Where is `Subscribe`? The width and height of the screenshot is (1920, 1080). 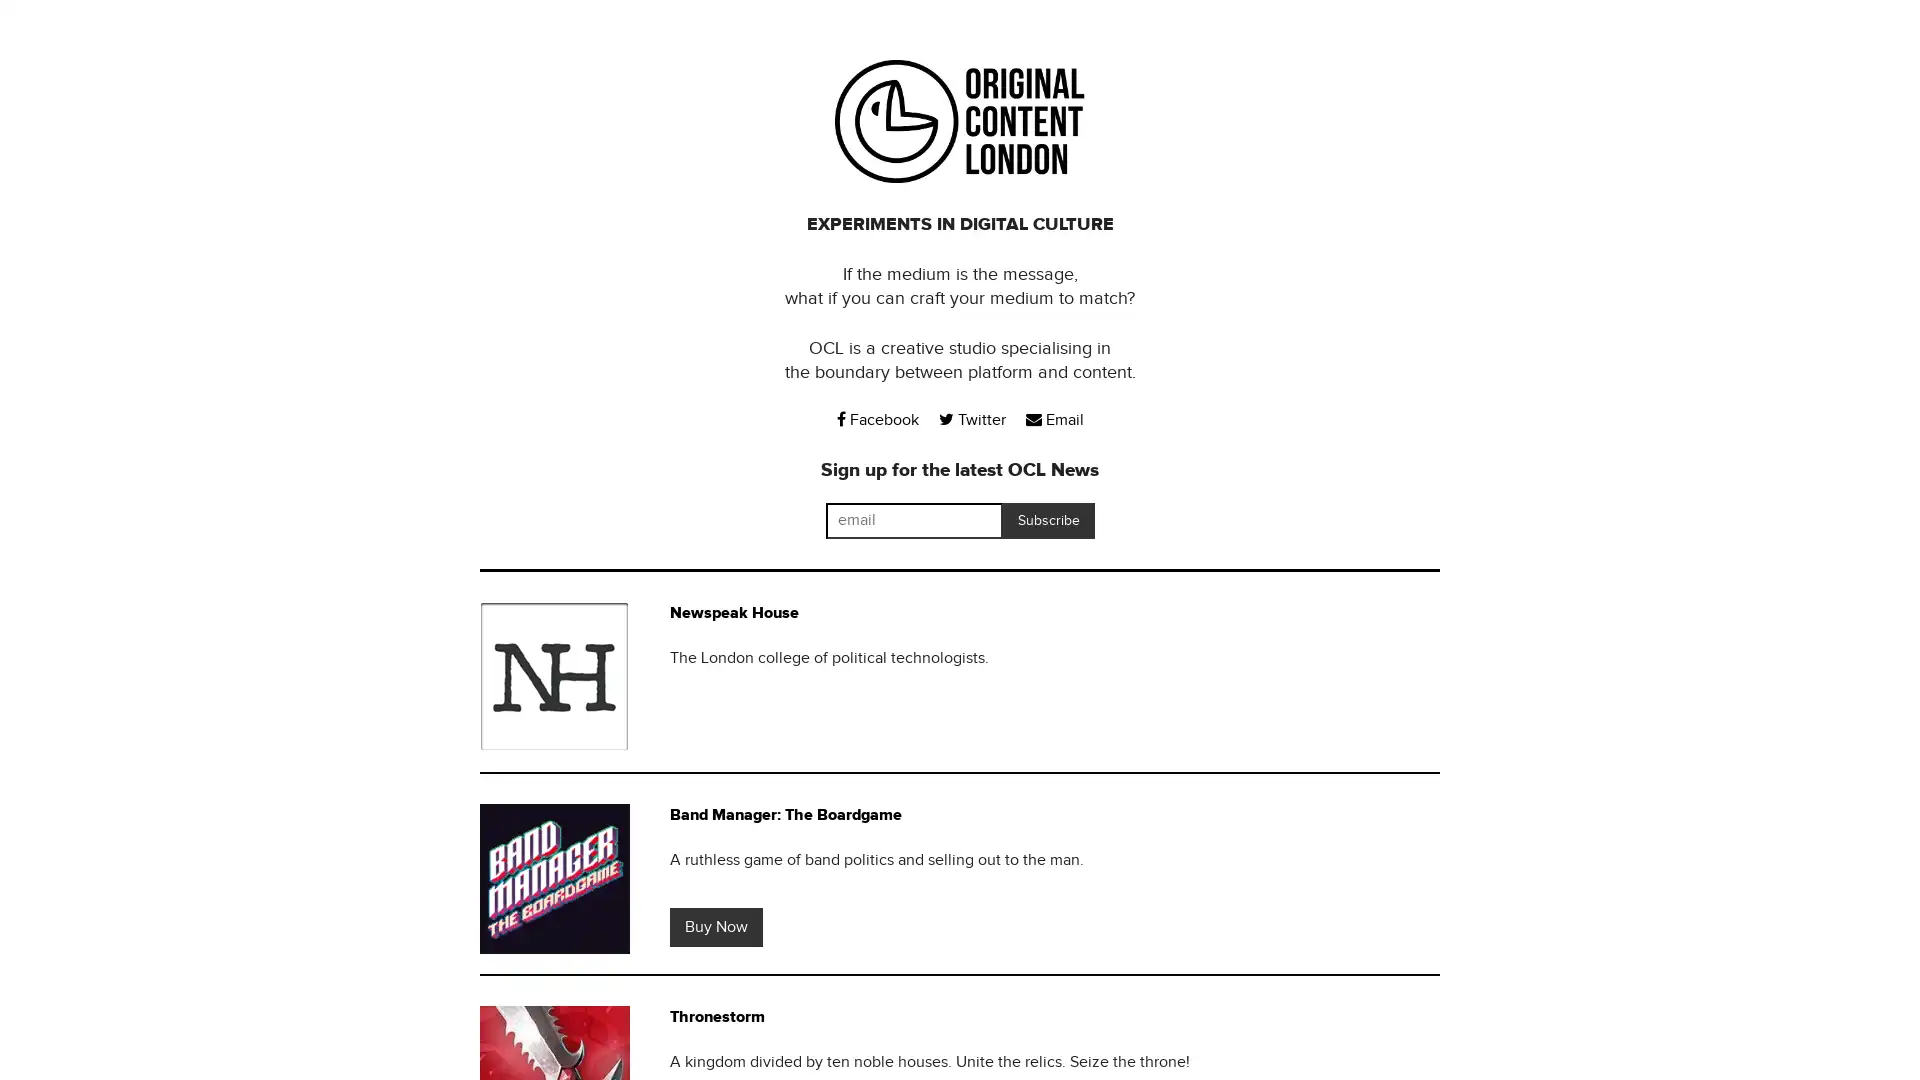
Subscribe is located at coordinates (1046, 519).